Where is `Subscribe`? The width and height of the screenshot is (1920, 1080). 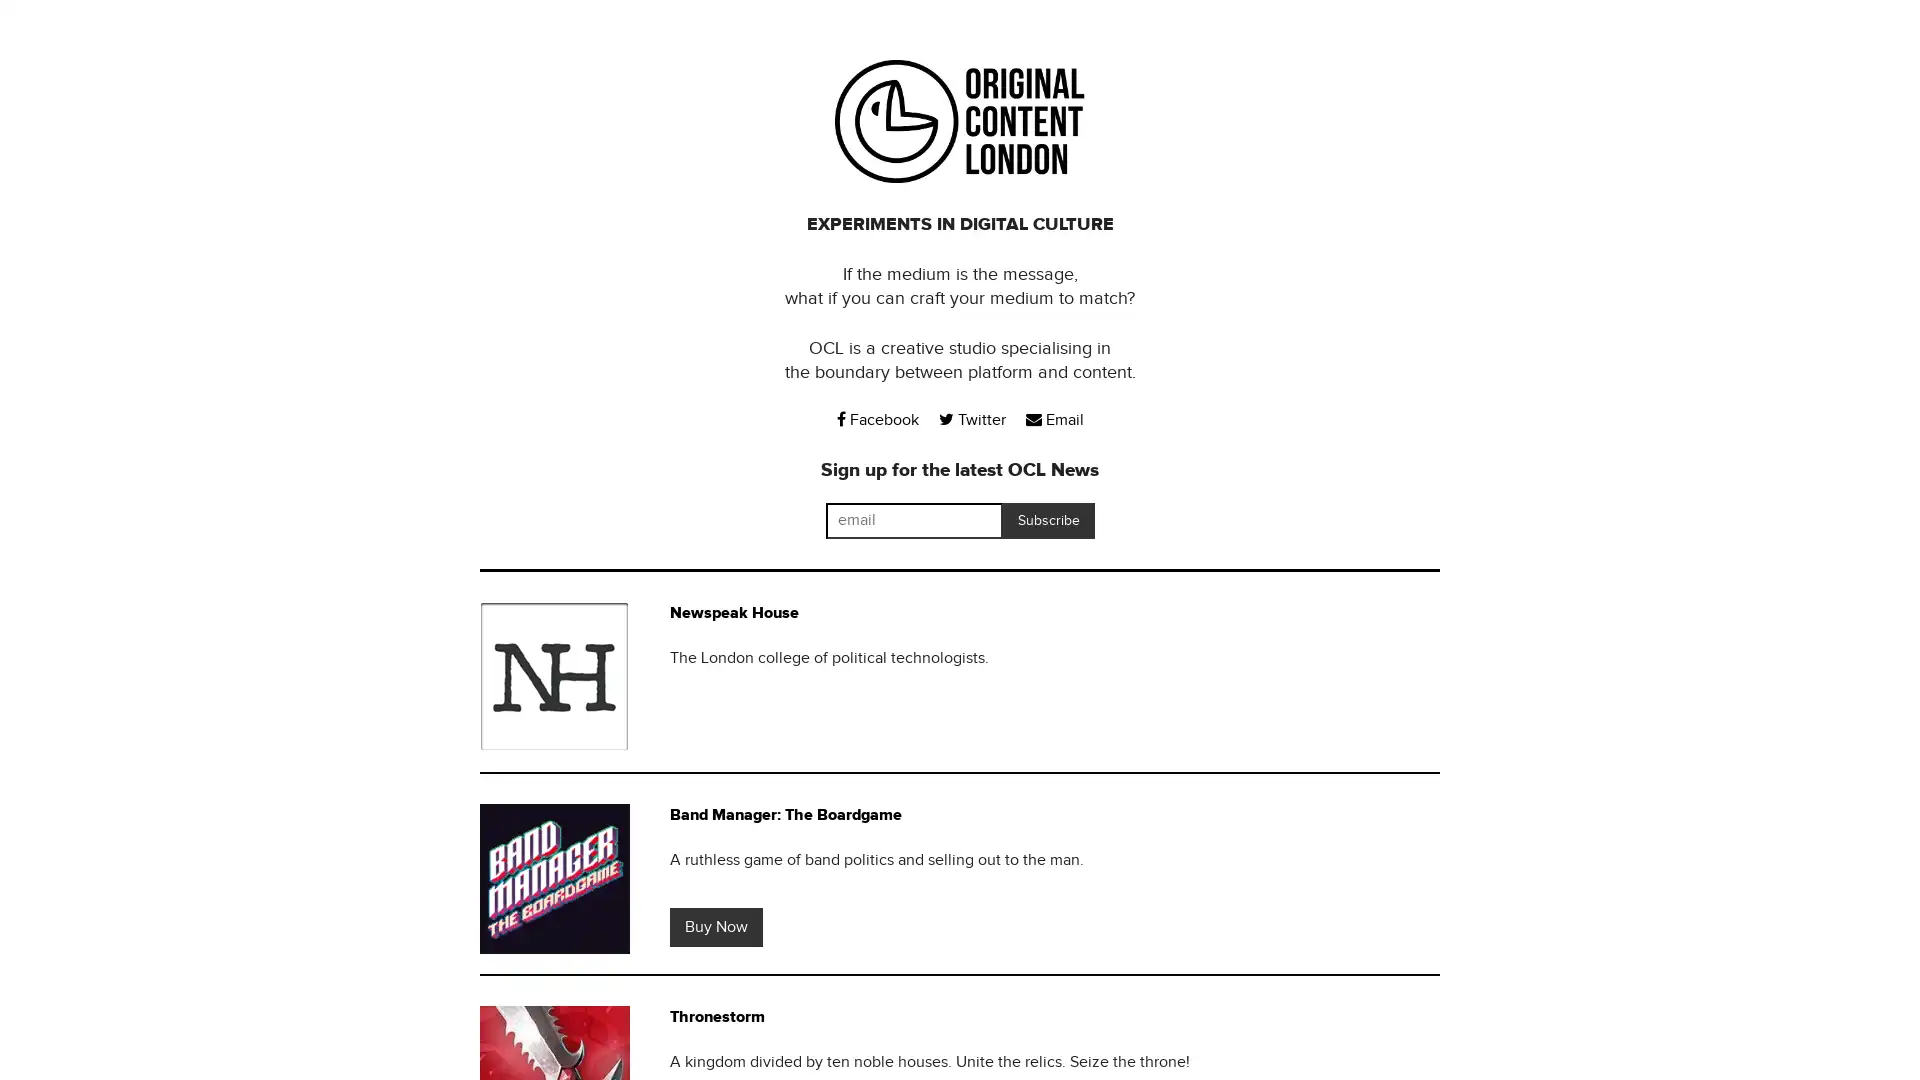
Subscribe is located at coordinates (1046, 519).